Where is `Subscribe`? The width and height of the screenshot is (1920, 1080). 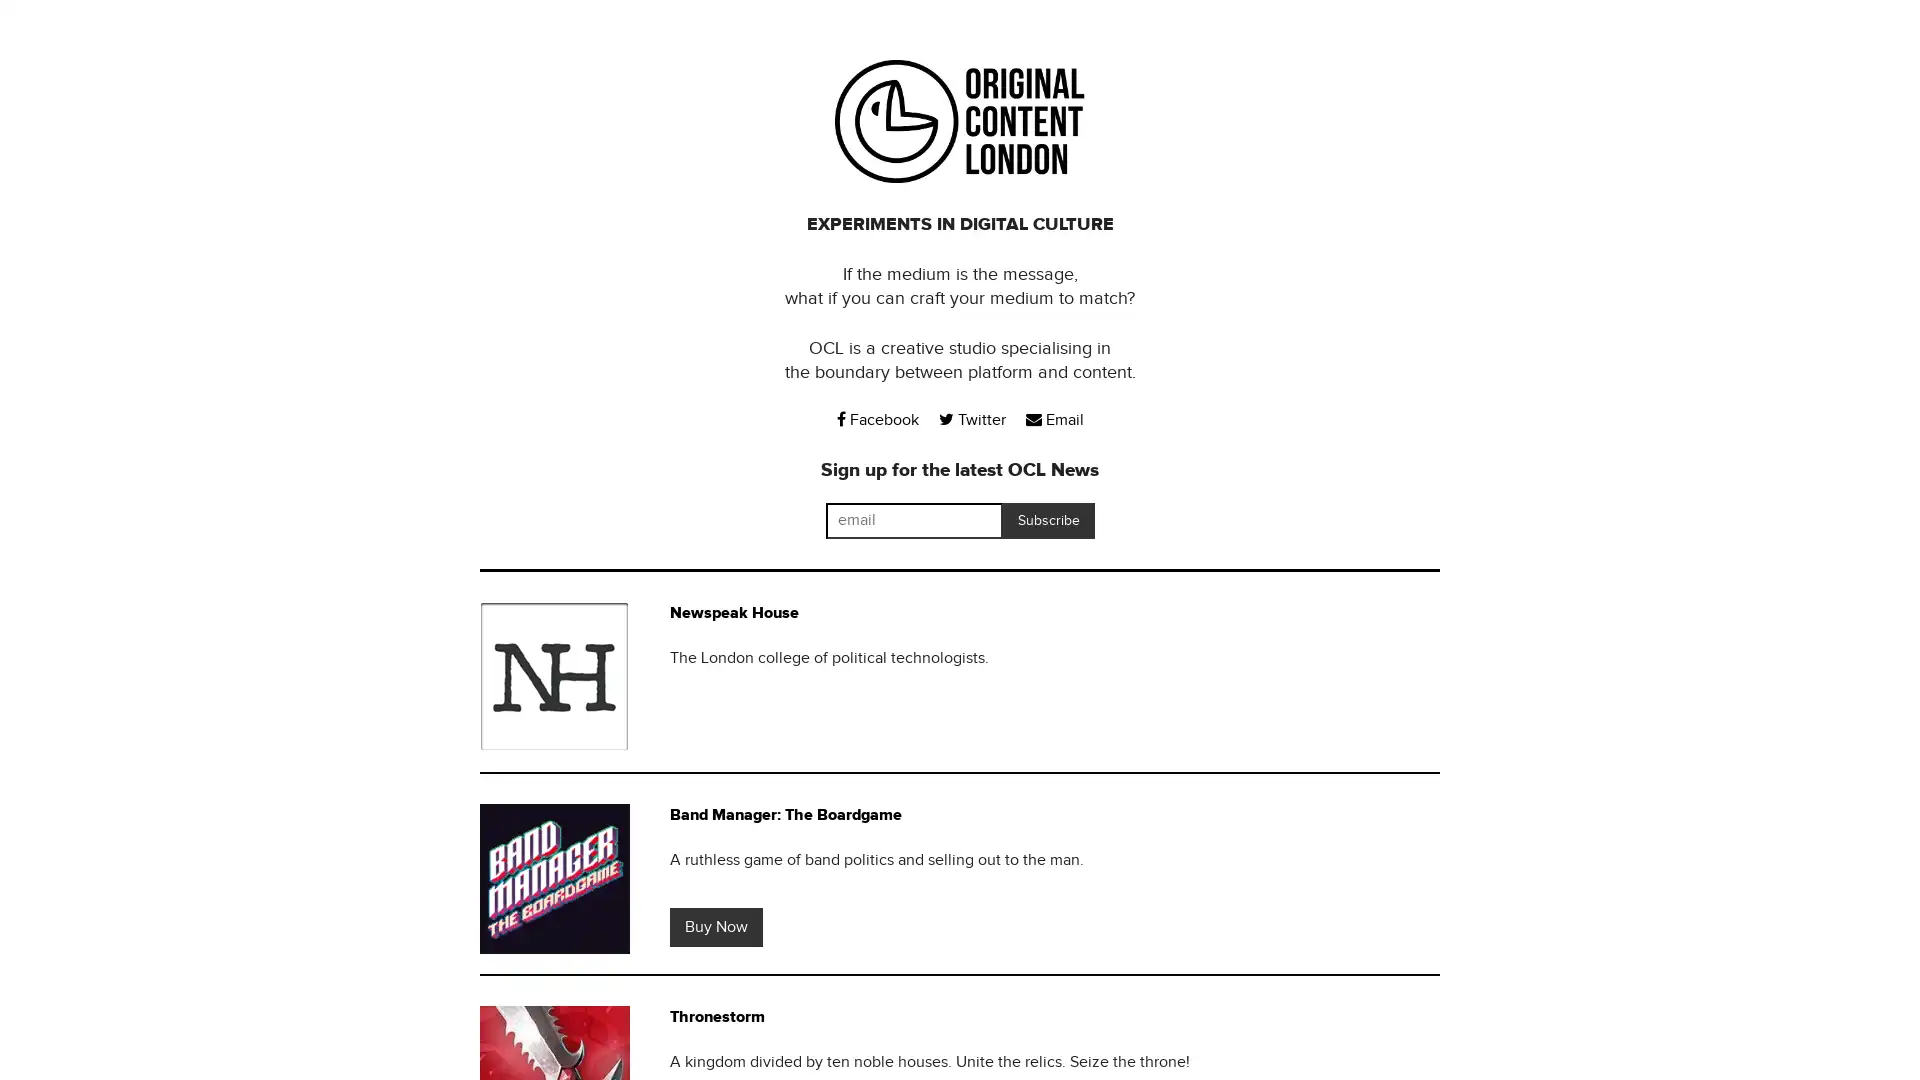
Subscribe is located at coordinates (1046, 519).